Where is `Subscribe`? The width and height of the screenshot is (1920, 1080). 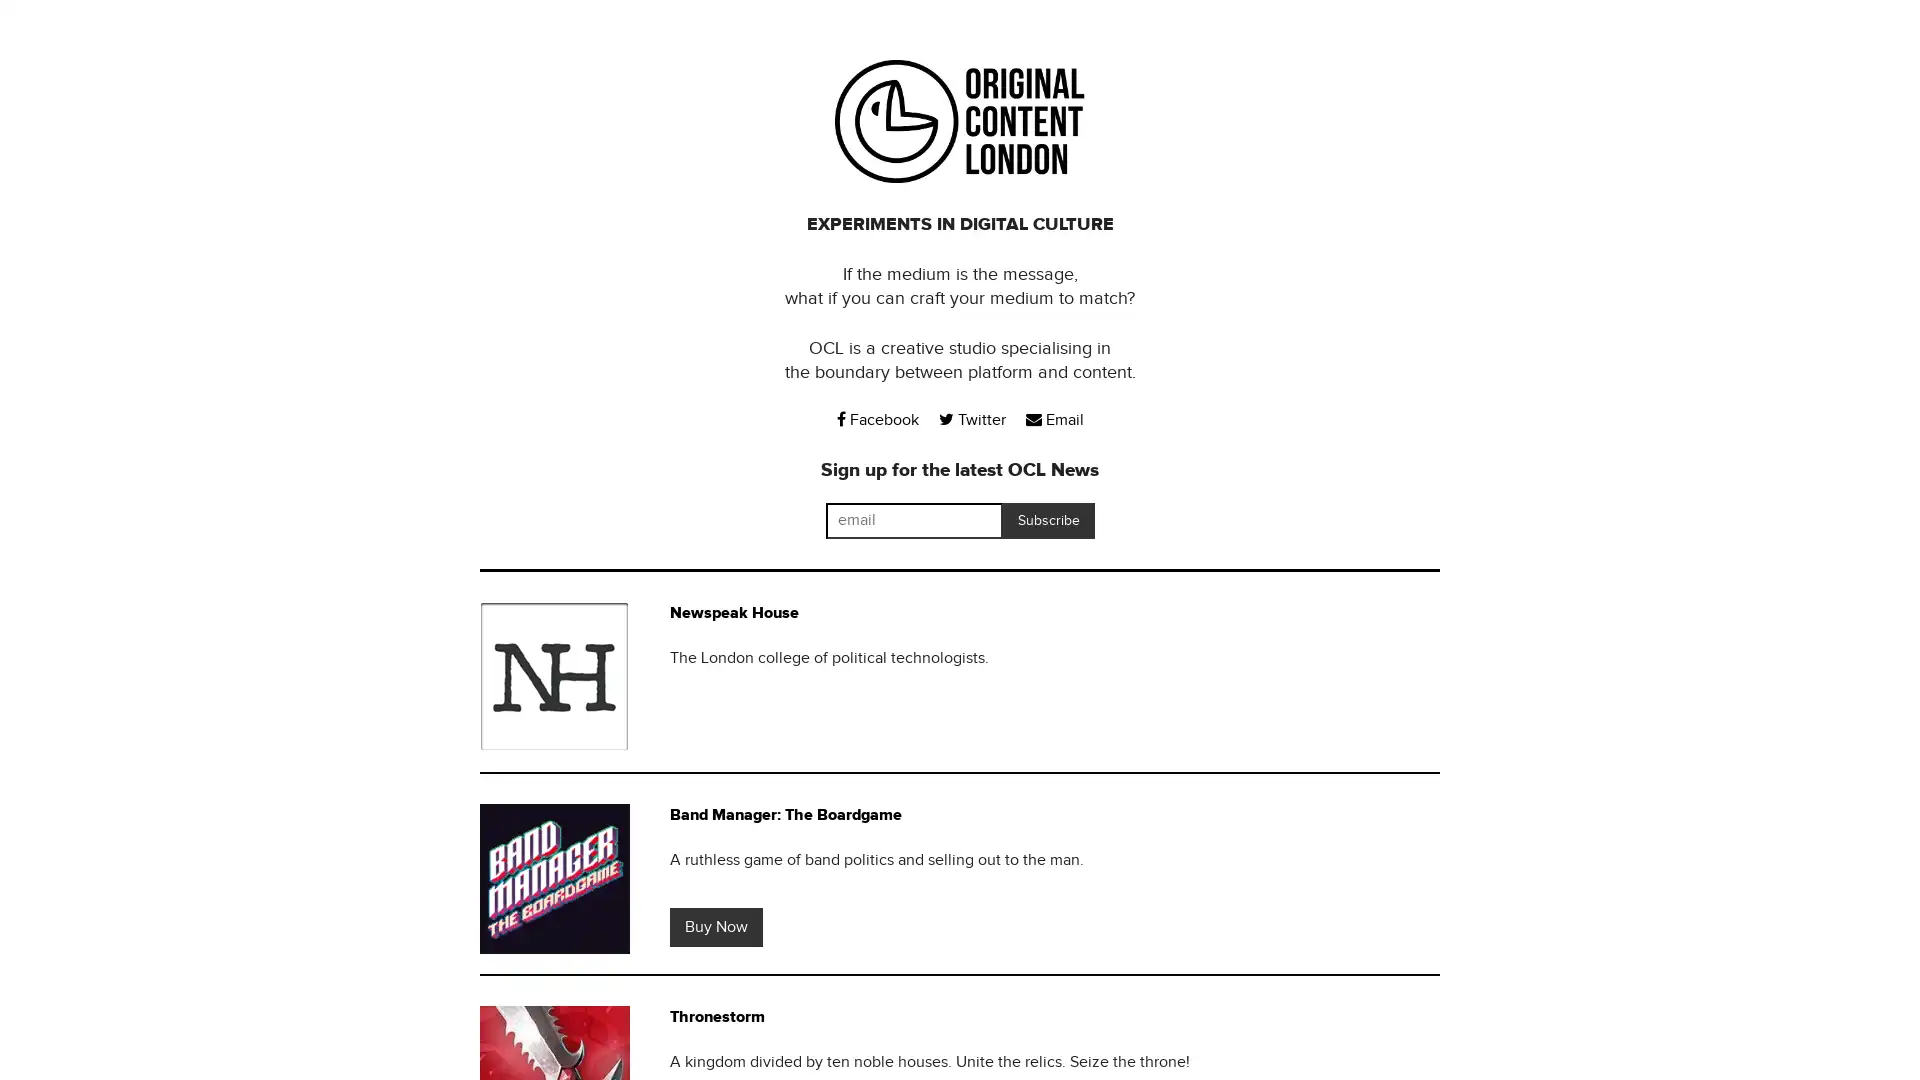
Subscribe is located at coordinates (1046, 519).